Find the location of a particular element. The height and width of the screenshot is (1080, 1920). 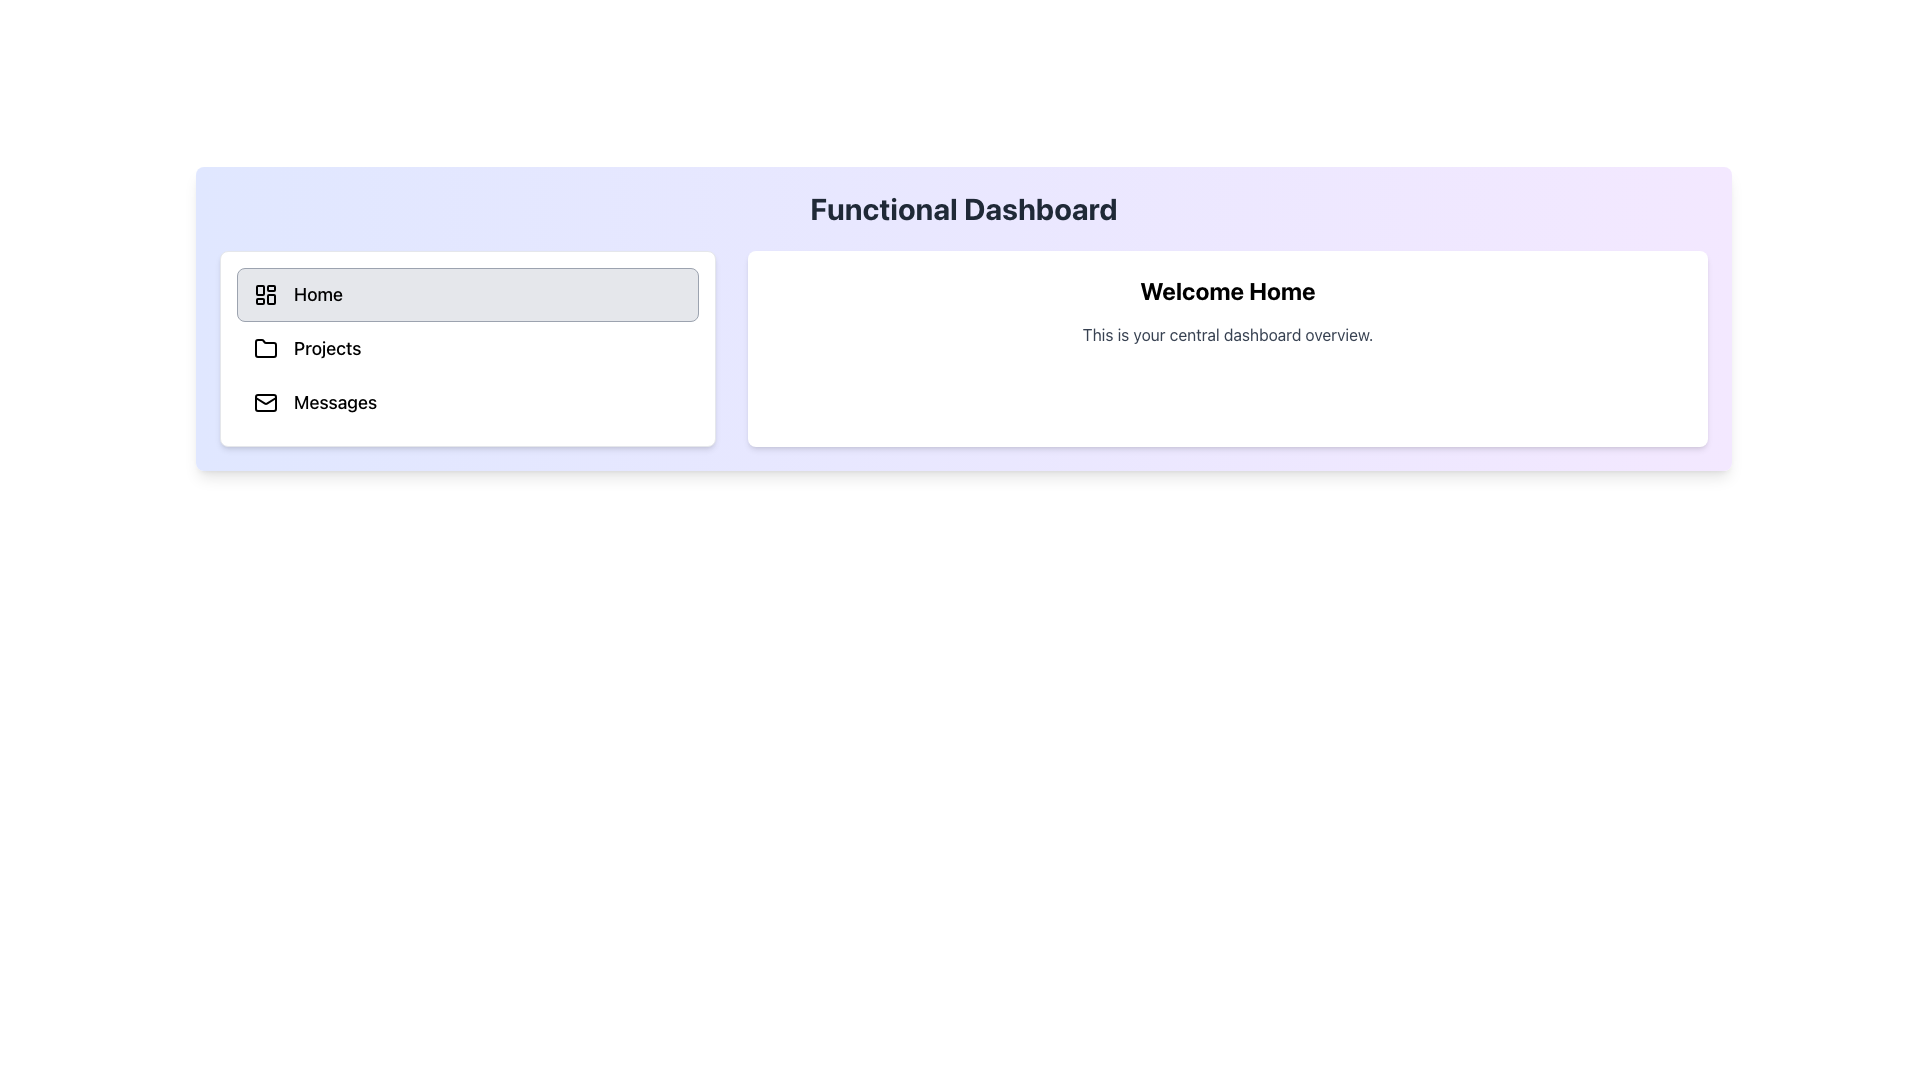

the 'Projects' menu item button, which is the second option in a vertical list of three menu items is located at coordinates (466, 347).